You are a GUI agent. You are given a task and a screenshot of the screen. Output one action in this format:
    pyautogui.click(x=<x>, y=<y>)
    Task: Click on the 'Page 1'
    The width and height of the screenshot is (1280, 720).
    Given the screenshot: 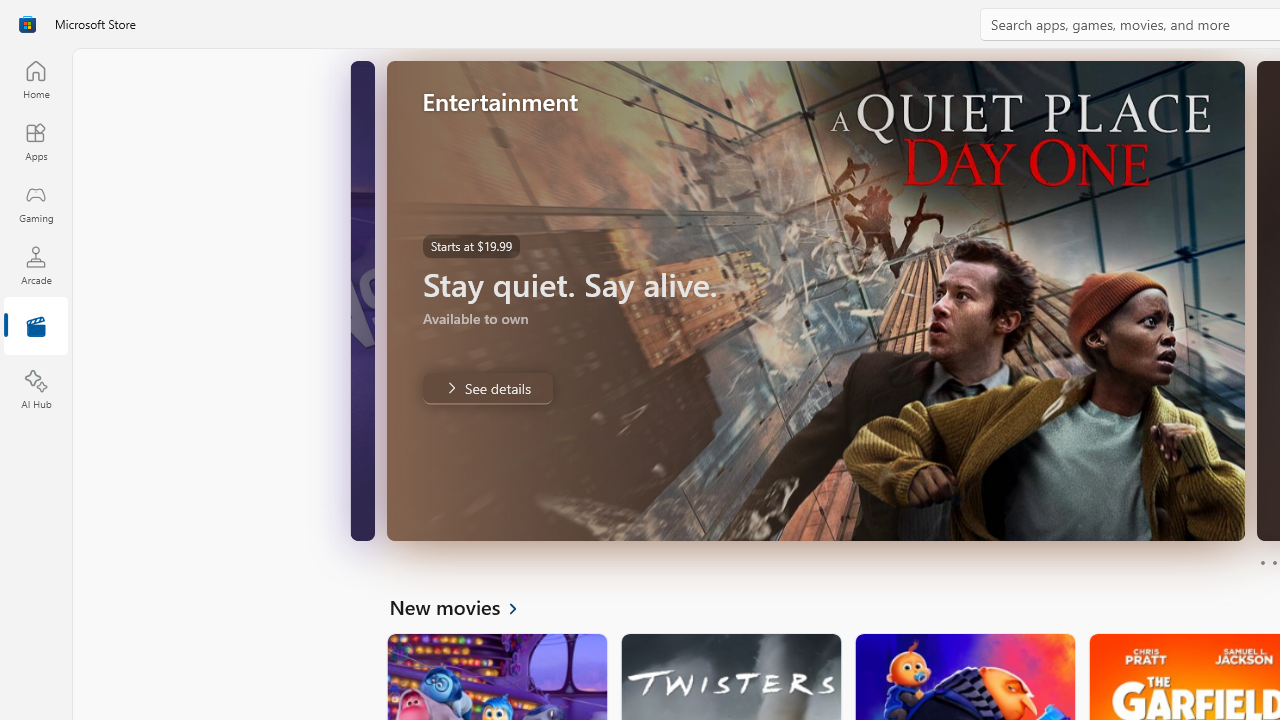 What is the action you would take?
    pyautogui.click(x=1261, y=563)
    